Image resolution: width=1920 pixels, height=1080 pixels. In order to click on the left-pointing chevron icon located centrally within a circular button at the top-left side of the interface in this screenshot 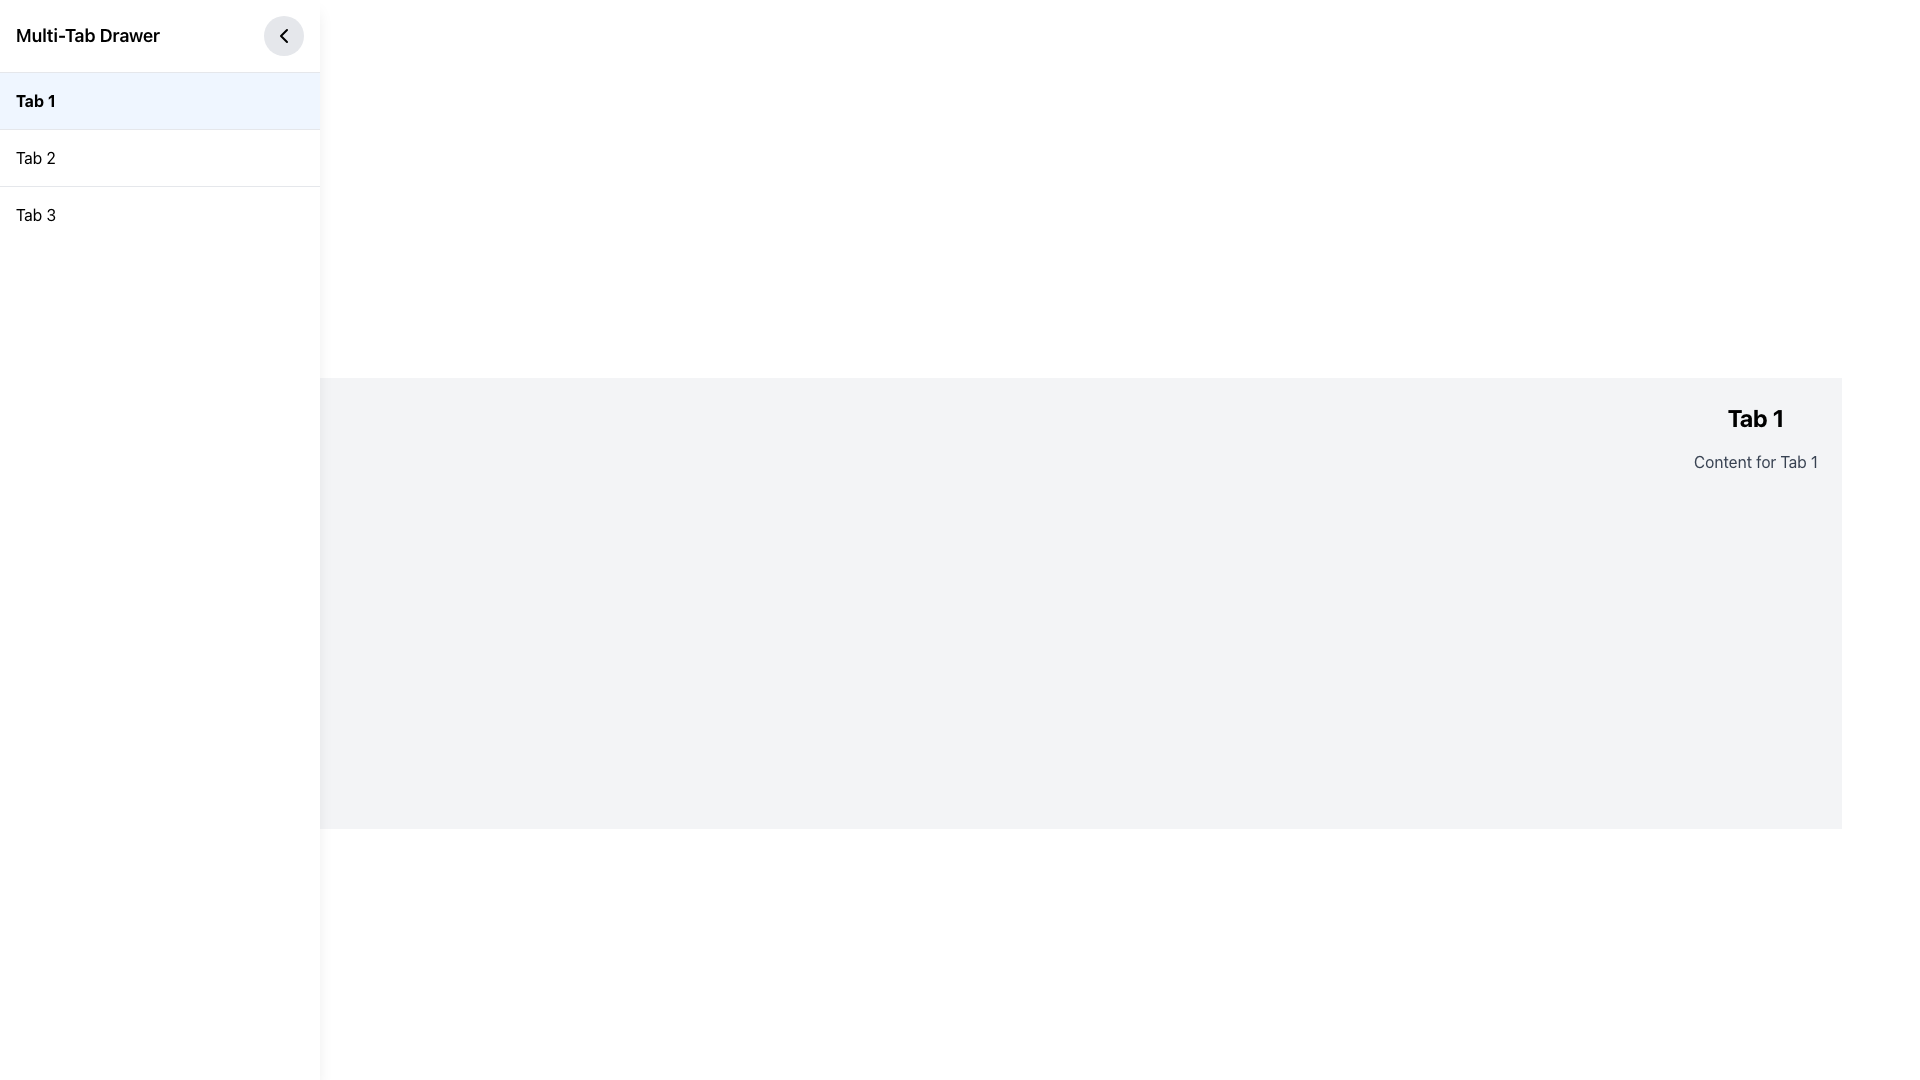, I will do `click(282, 35)`.